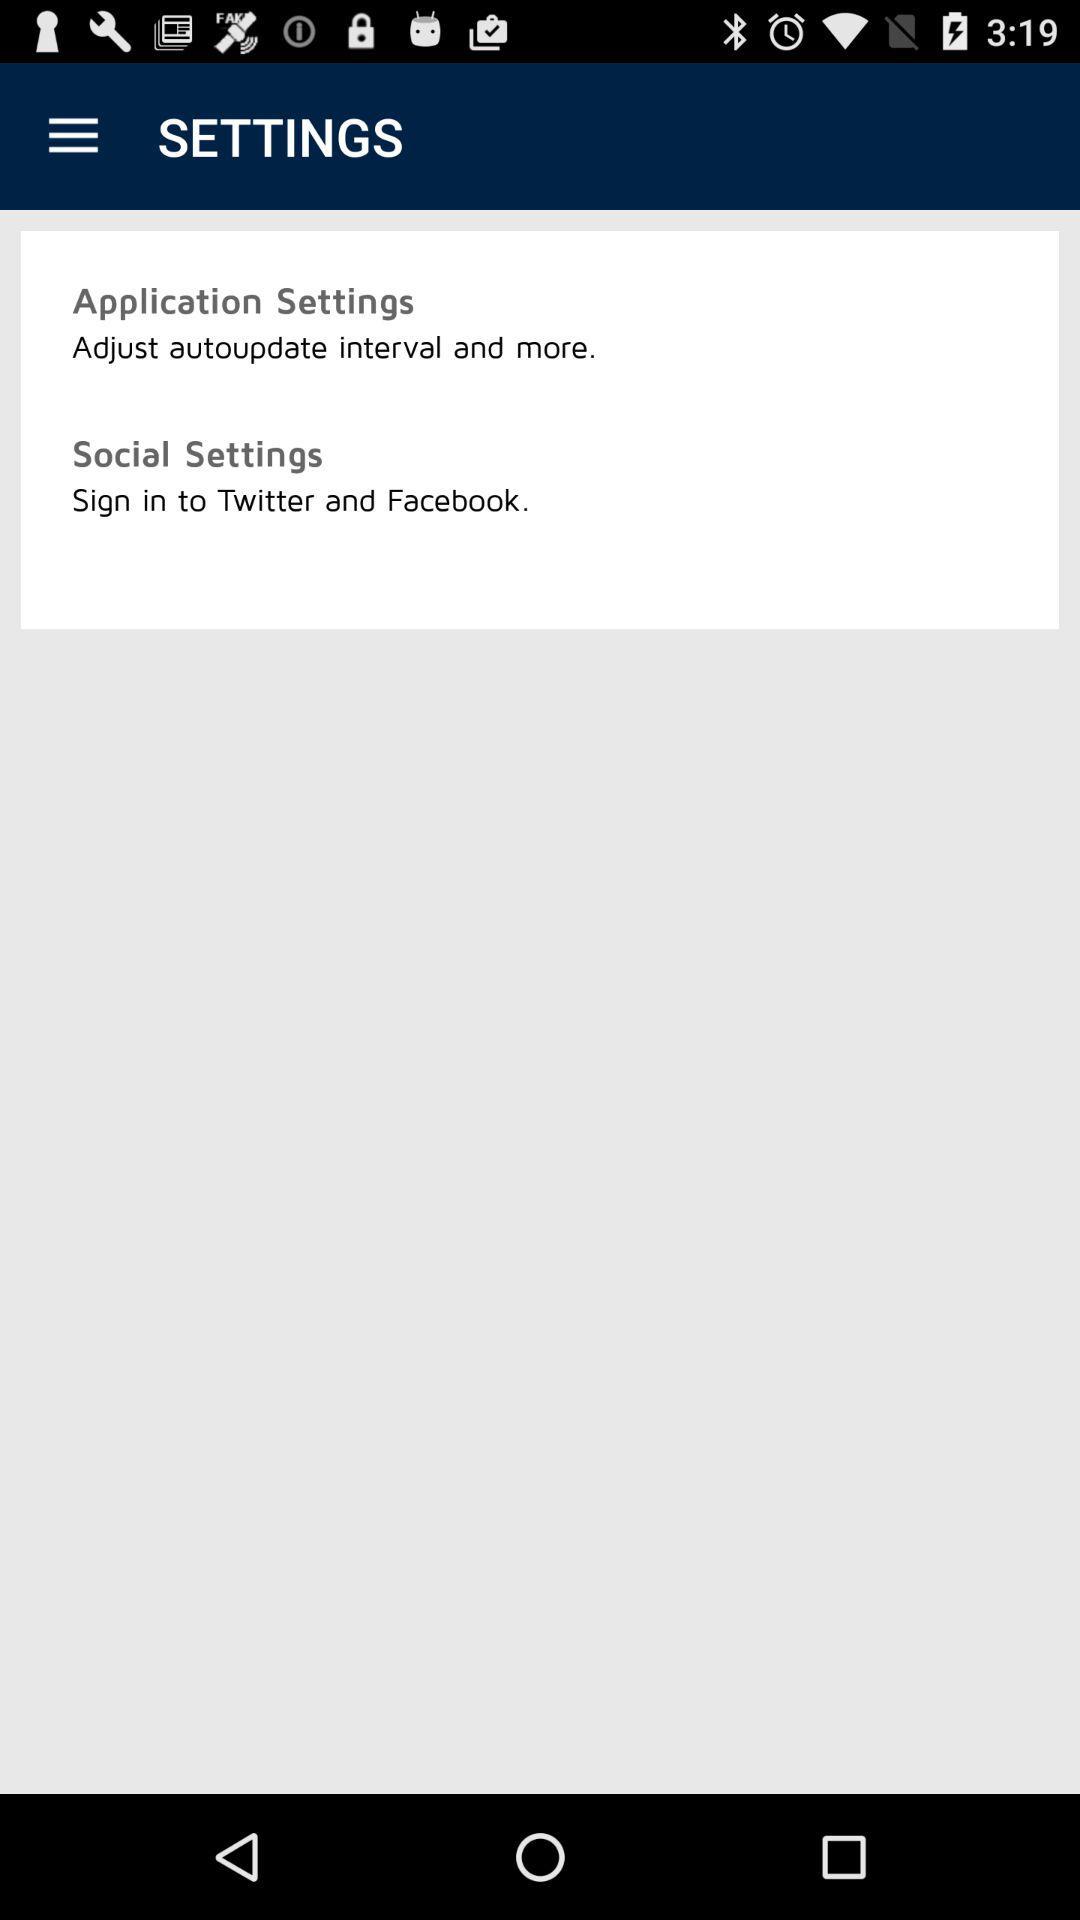 The height and width of the screenshot is (1920, 1080). I want to click on menu options, so click(72, 135).